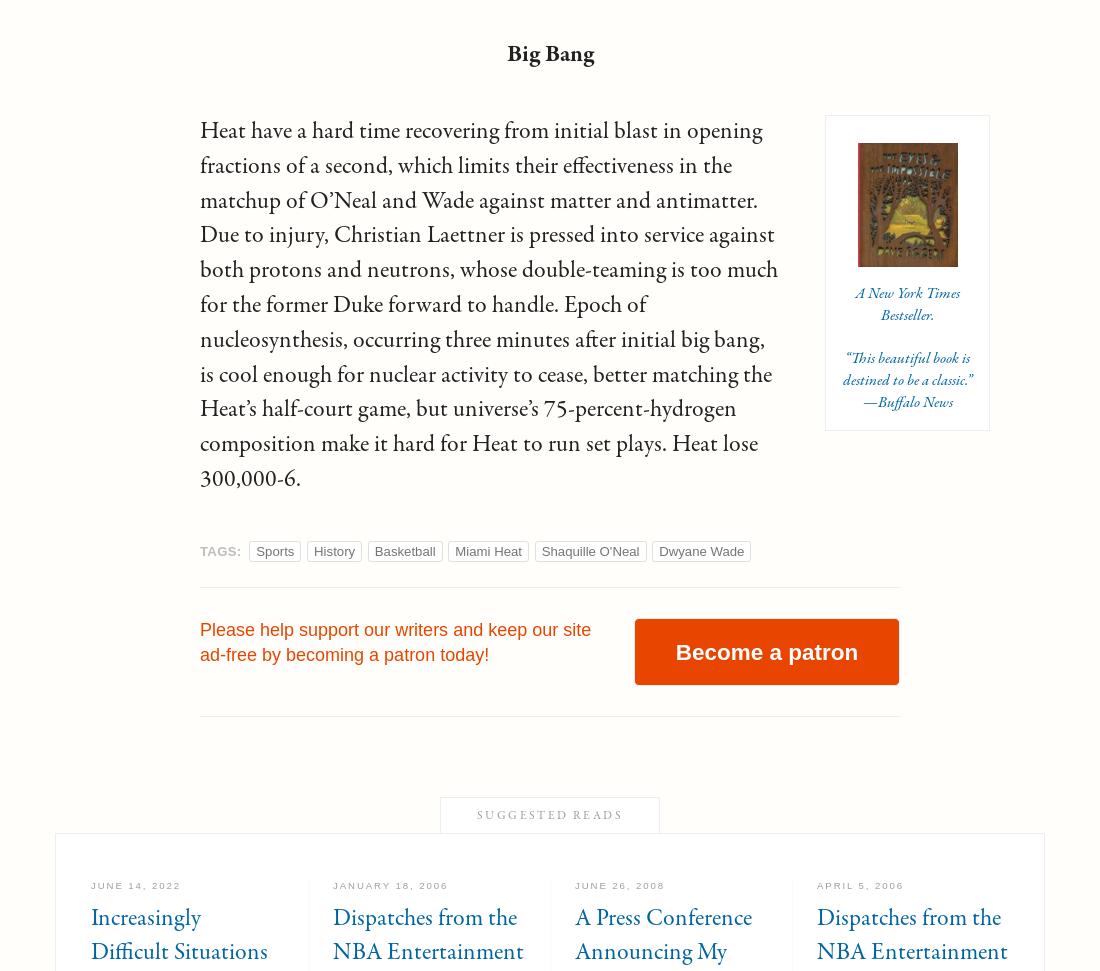 This screenshot has width=1100, height=971. Describe the element at coordinates (700, 550) in the screenshot. I see `'Dwyane Wade'` at that location.